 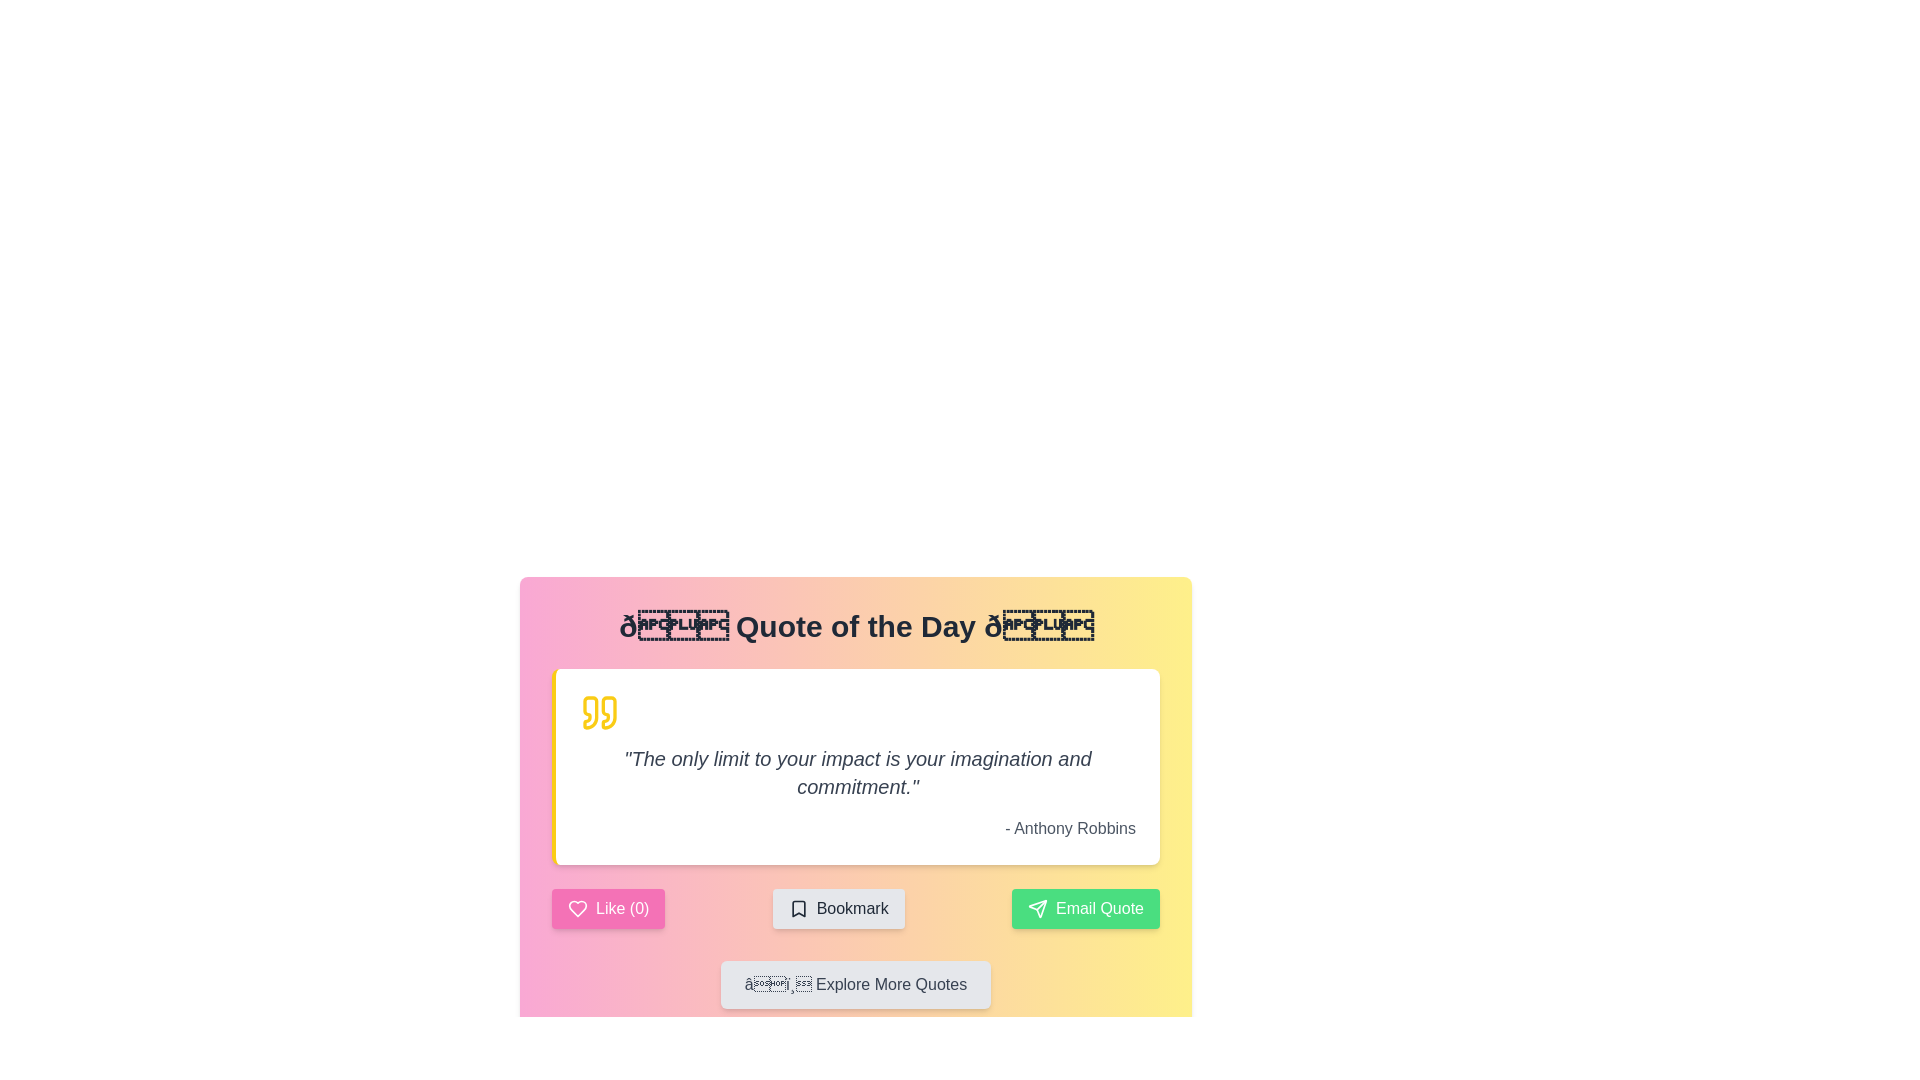 I want to click on the heart-shaped icon, which represents a 'like' or 'favorite' action, located above the text 'Like (0)' and to the left of the 'Bookmark' button, so click(x=576, y=909).